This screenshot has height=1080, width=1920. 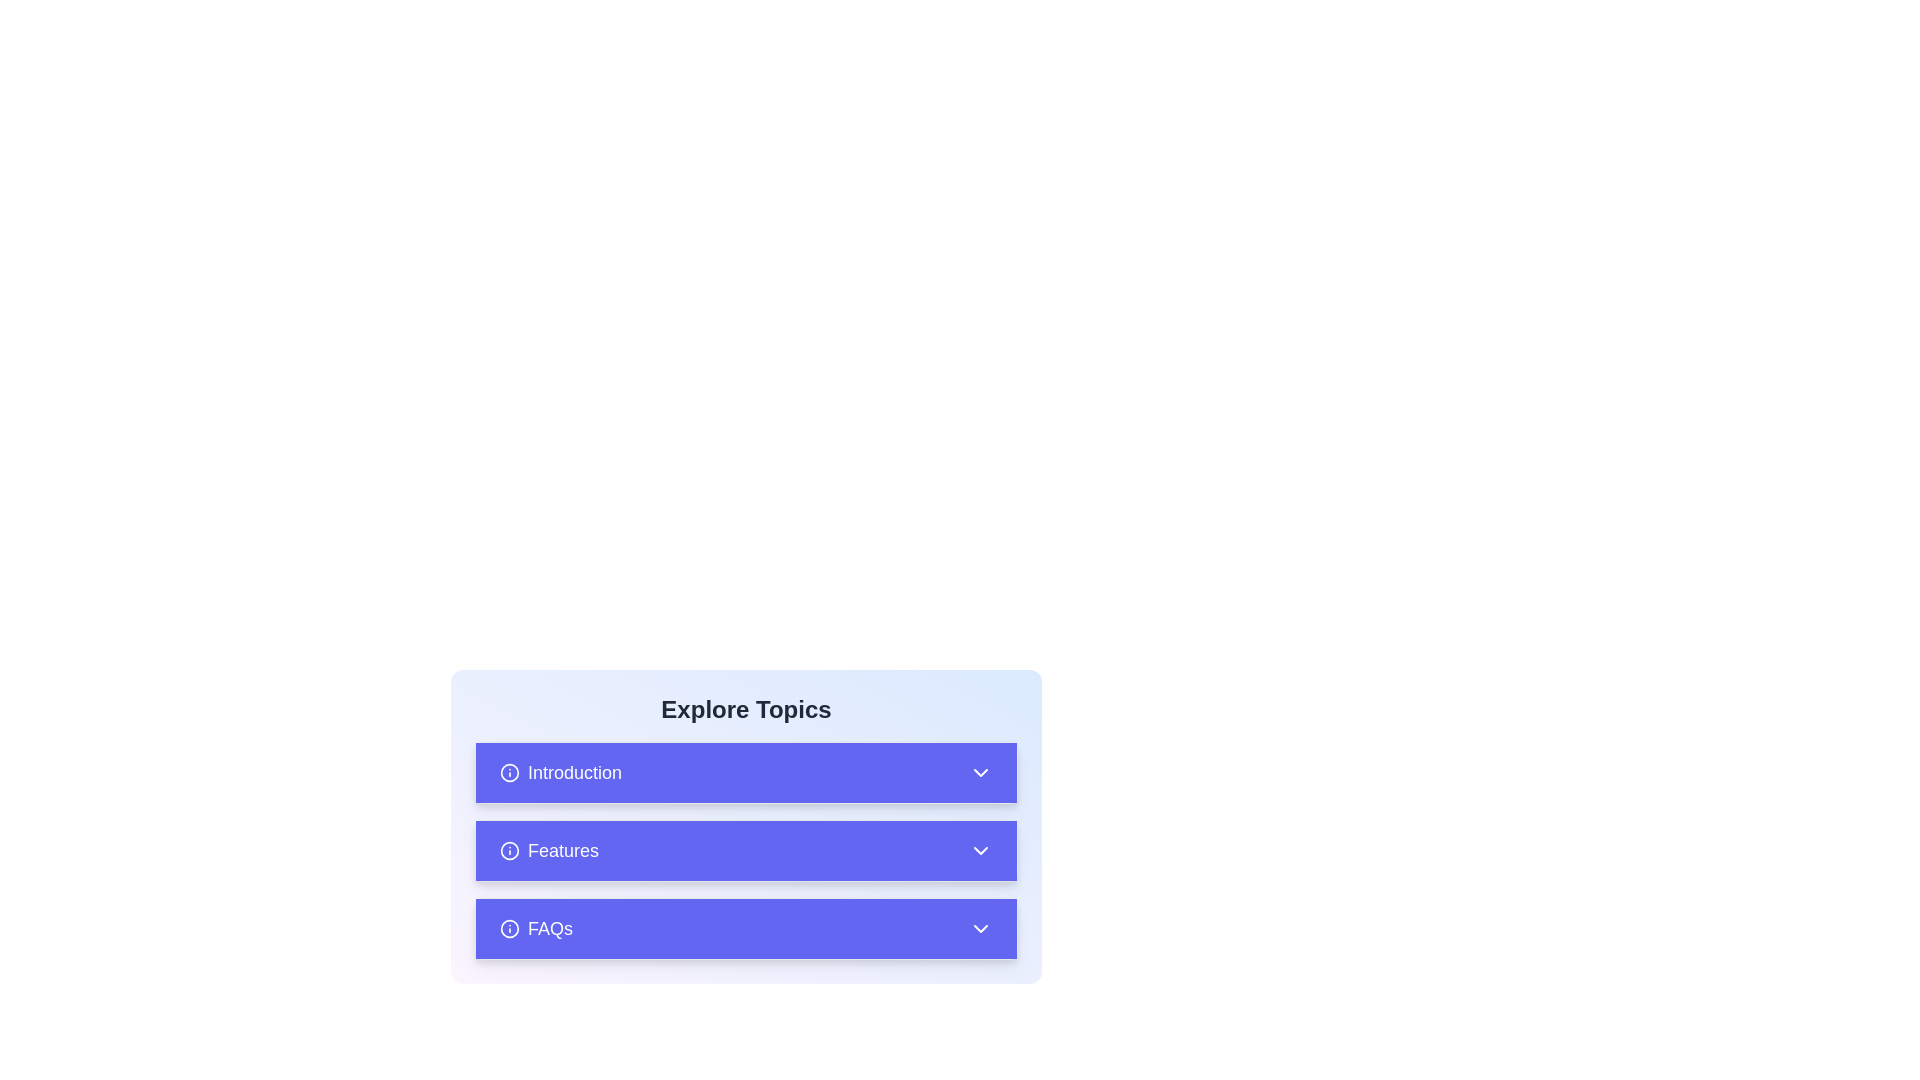 What do you see at coordinates (509, 851) in the screenshot?
I see `the circular information icon with a blue background located in the second row of the 'Explore Topics' menu, next to the 'Features' label` at bounding box center [509, 851].